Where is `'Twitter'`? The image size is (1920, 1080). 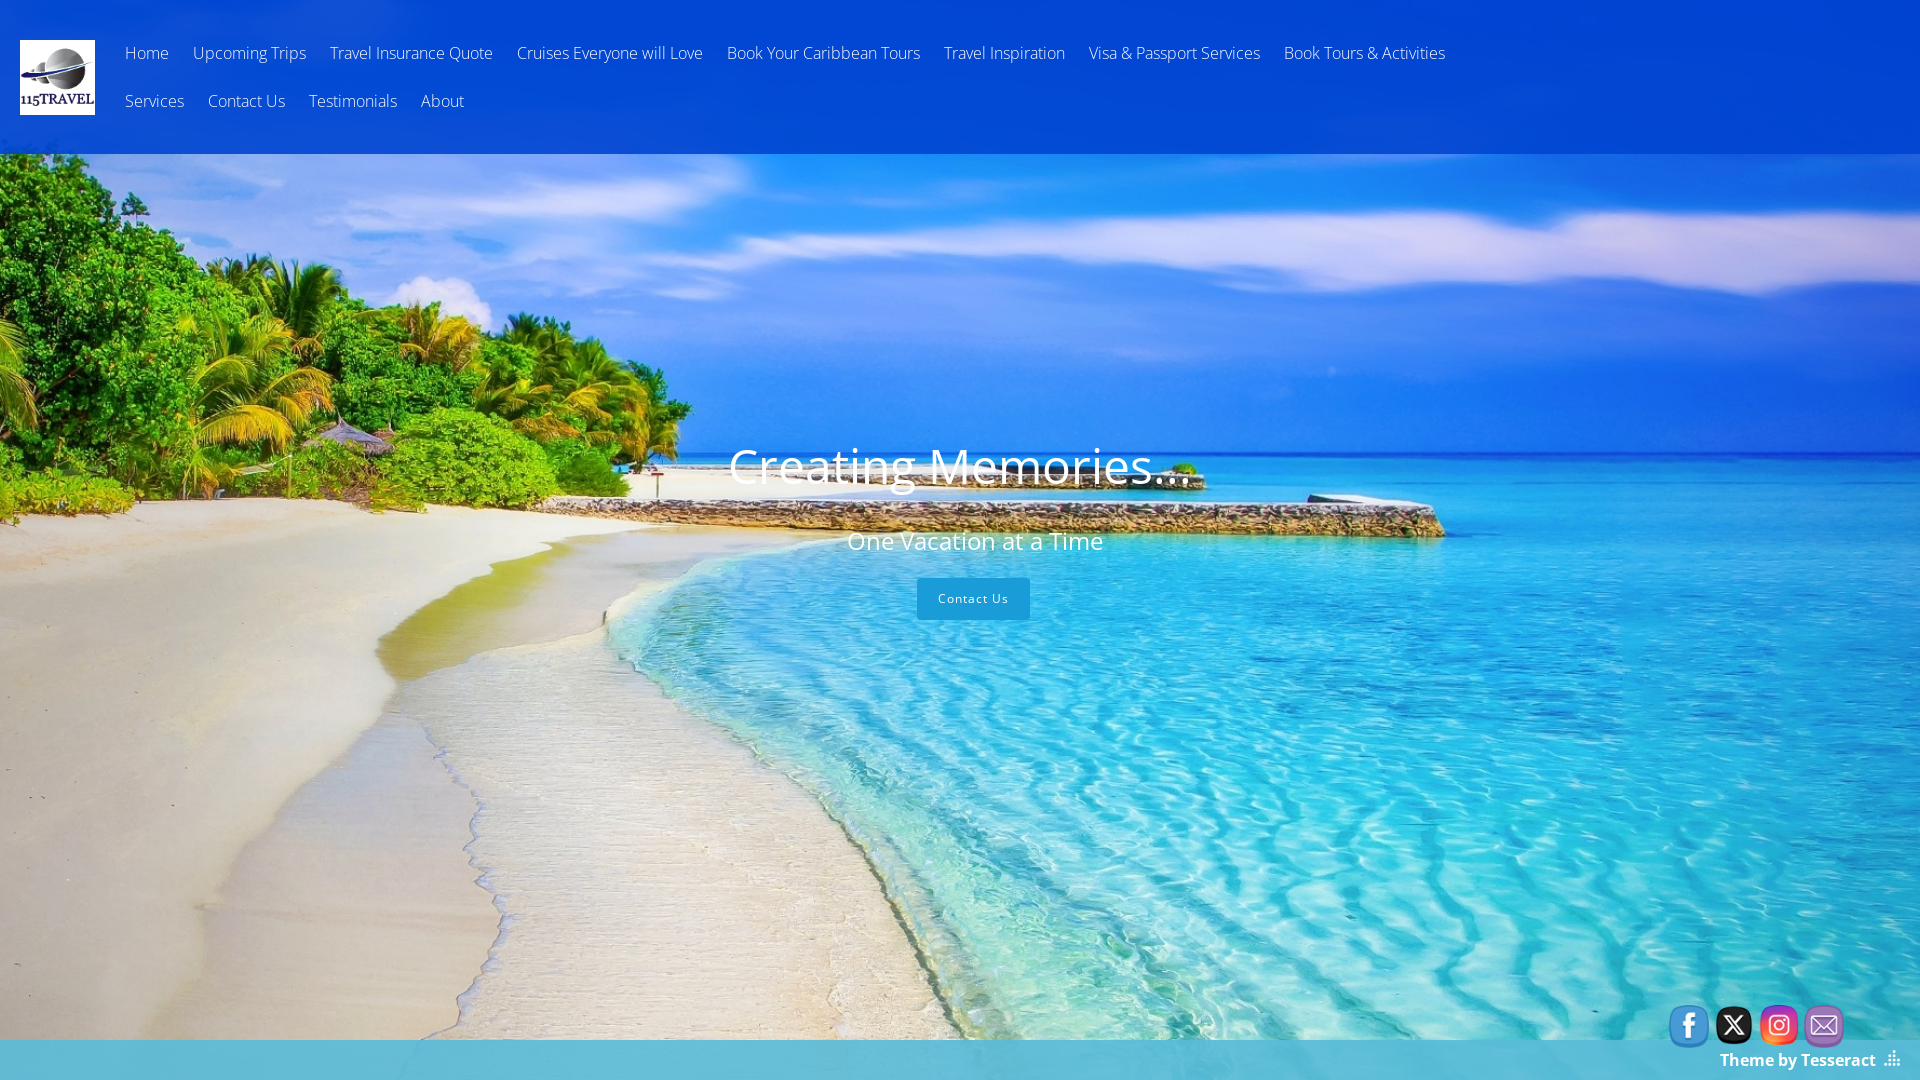
'Twitter' is located at coordinates (1732, 1025).